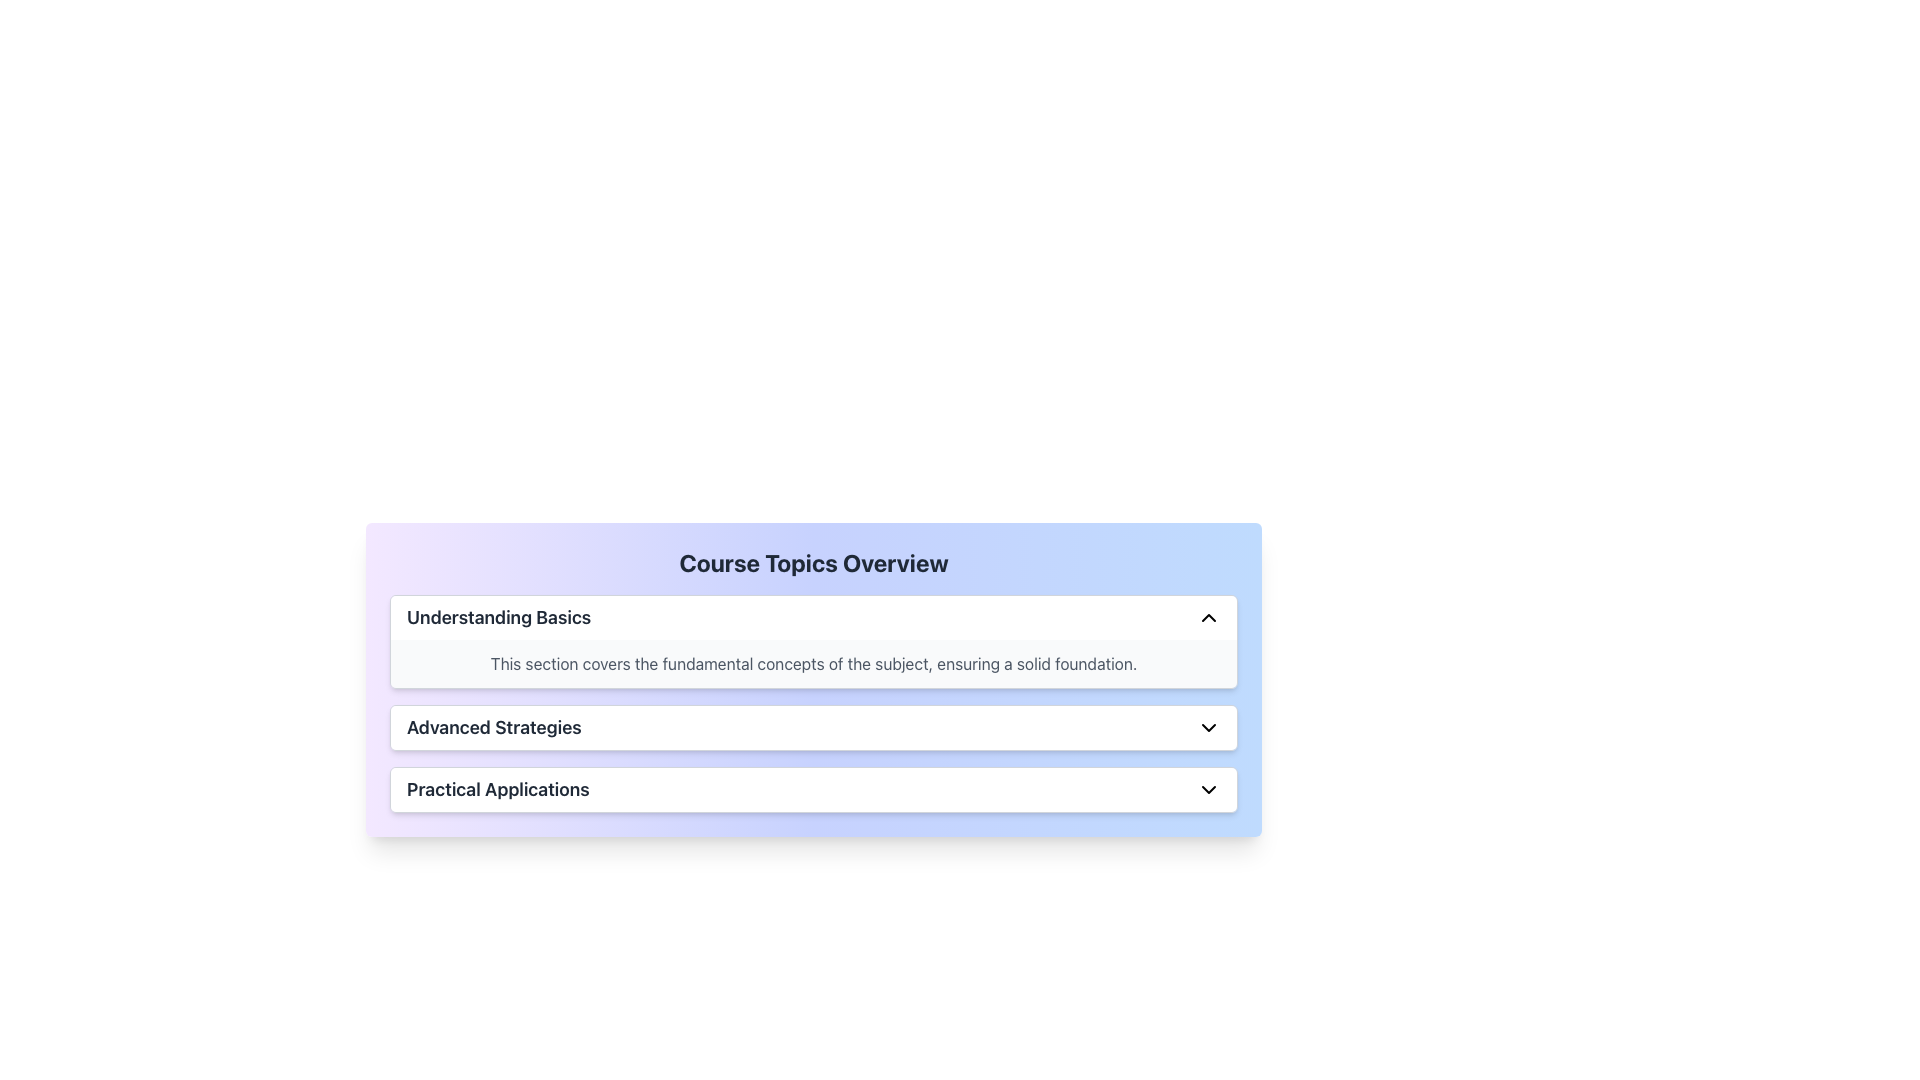  Describe the element at coordinates (814, 703) in the screenshot. I see `the second collapsible section in the Course Topics Overview` at that location.